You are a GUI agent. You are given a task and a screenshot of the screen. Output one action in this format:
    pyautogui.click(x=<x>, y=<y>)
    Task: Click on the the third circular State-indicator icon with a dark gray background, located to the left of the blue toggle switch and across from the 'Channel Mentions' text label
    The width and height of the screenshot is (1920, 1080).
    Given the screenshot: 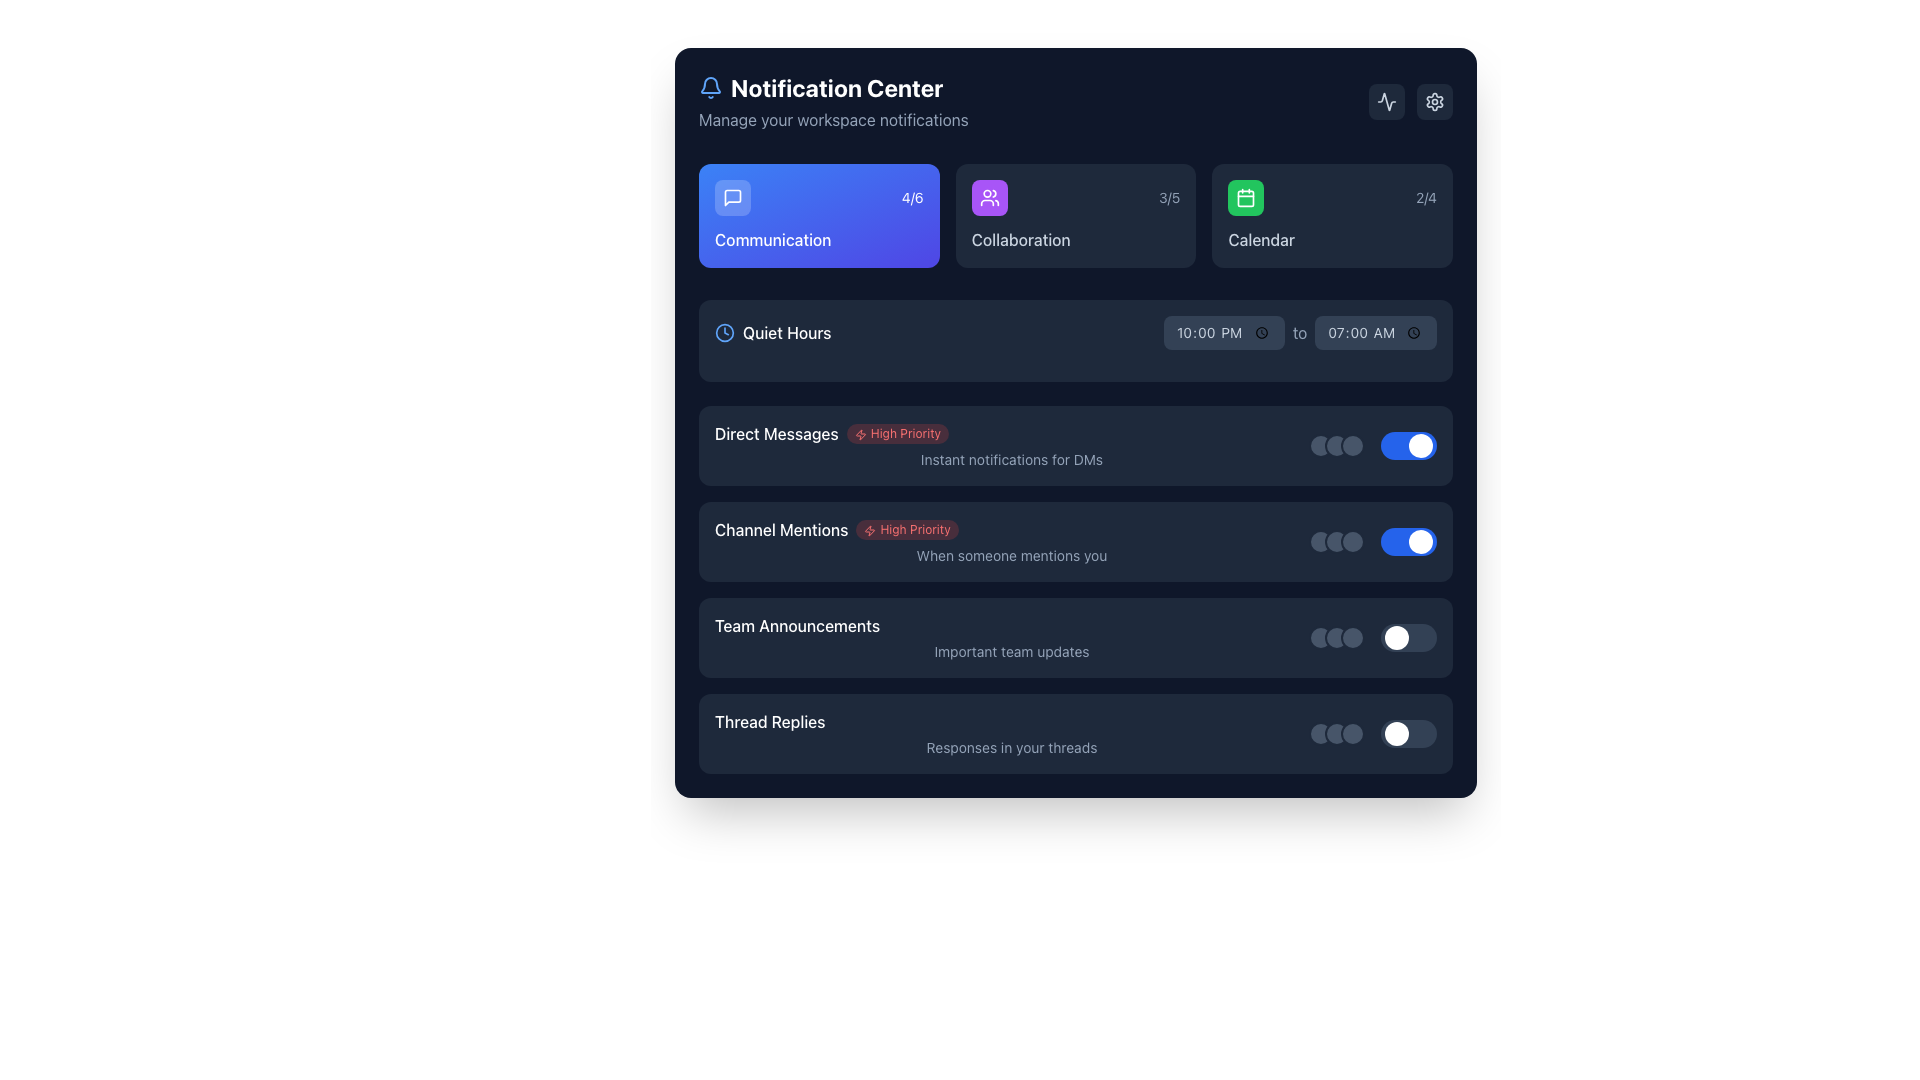 What is the action you would take?
    pyautogui.click(x=1353, y=542)
    